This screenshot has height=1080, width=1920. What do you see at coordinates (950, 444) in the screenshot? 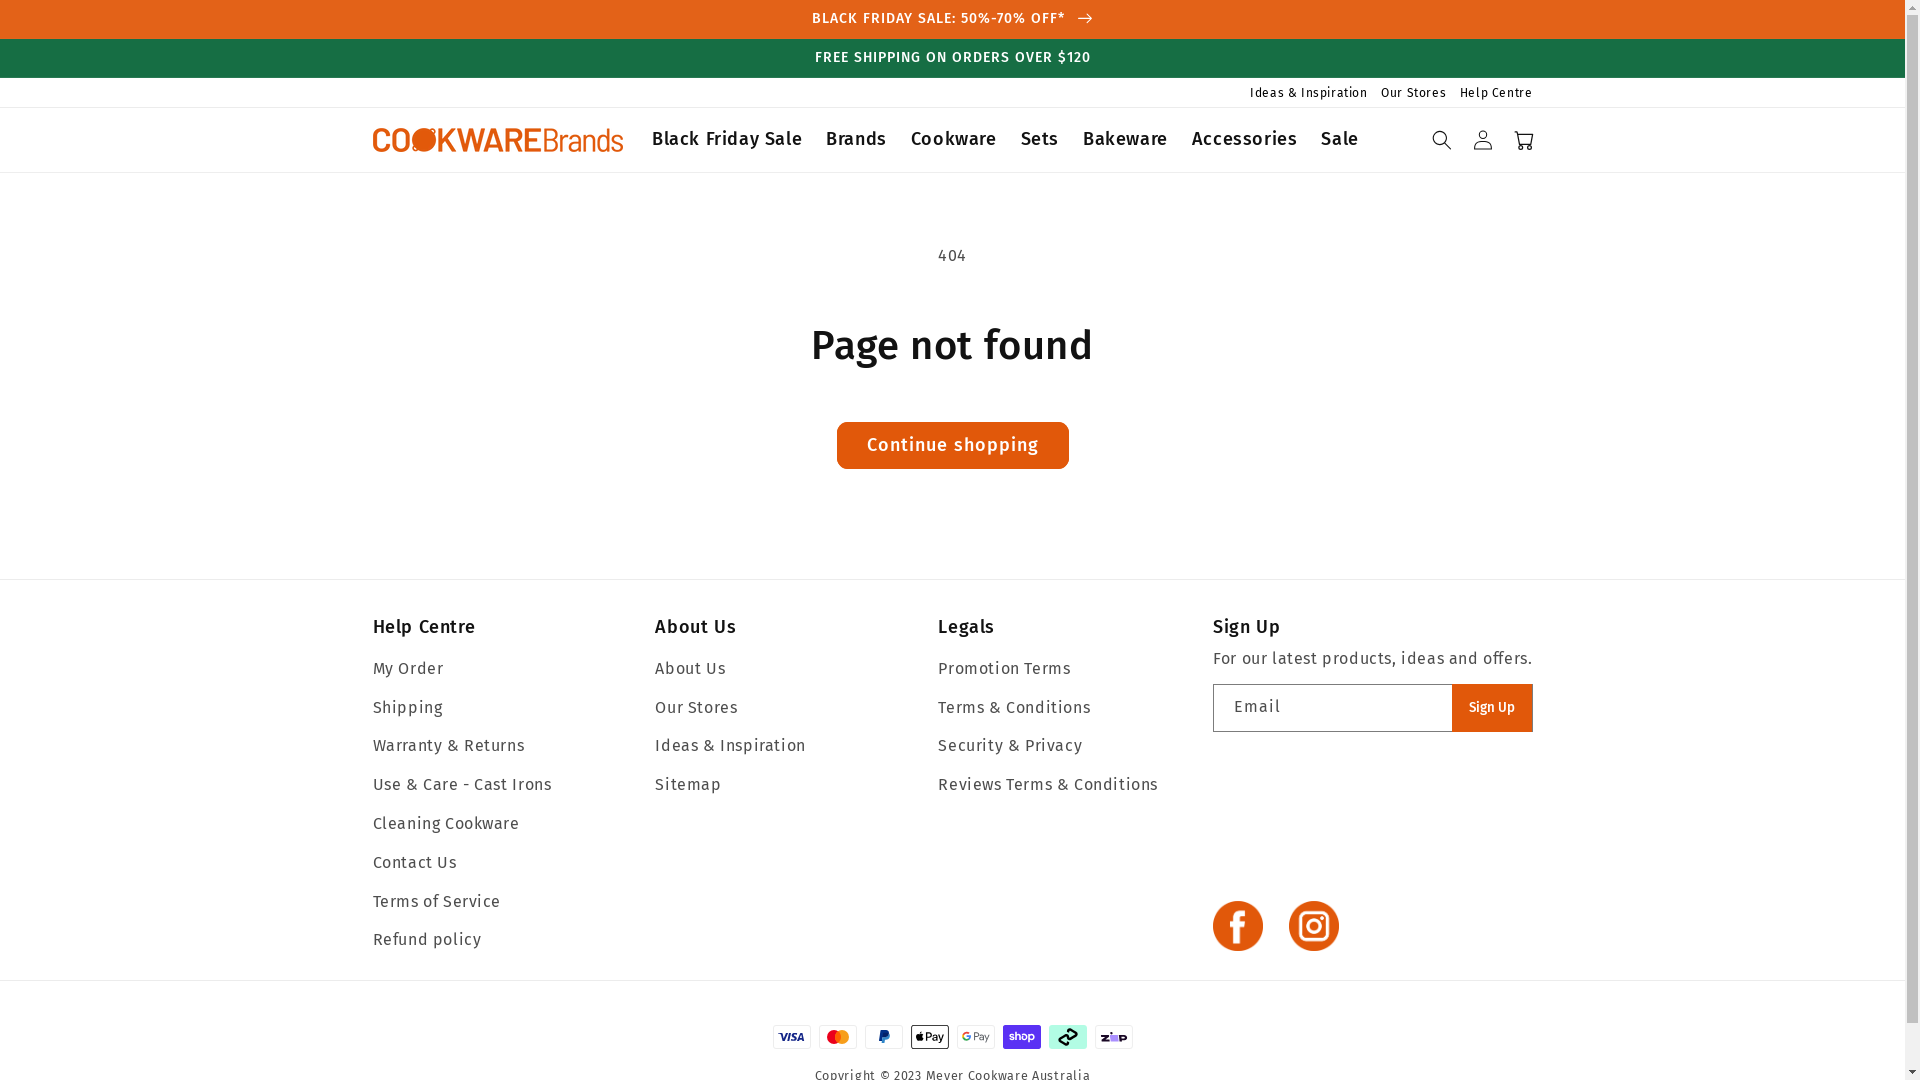
I see `'Continue shopping'` at bounding box center [950, 444].